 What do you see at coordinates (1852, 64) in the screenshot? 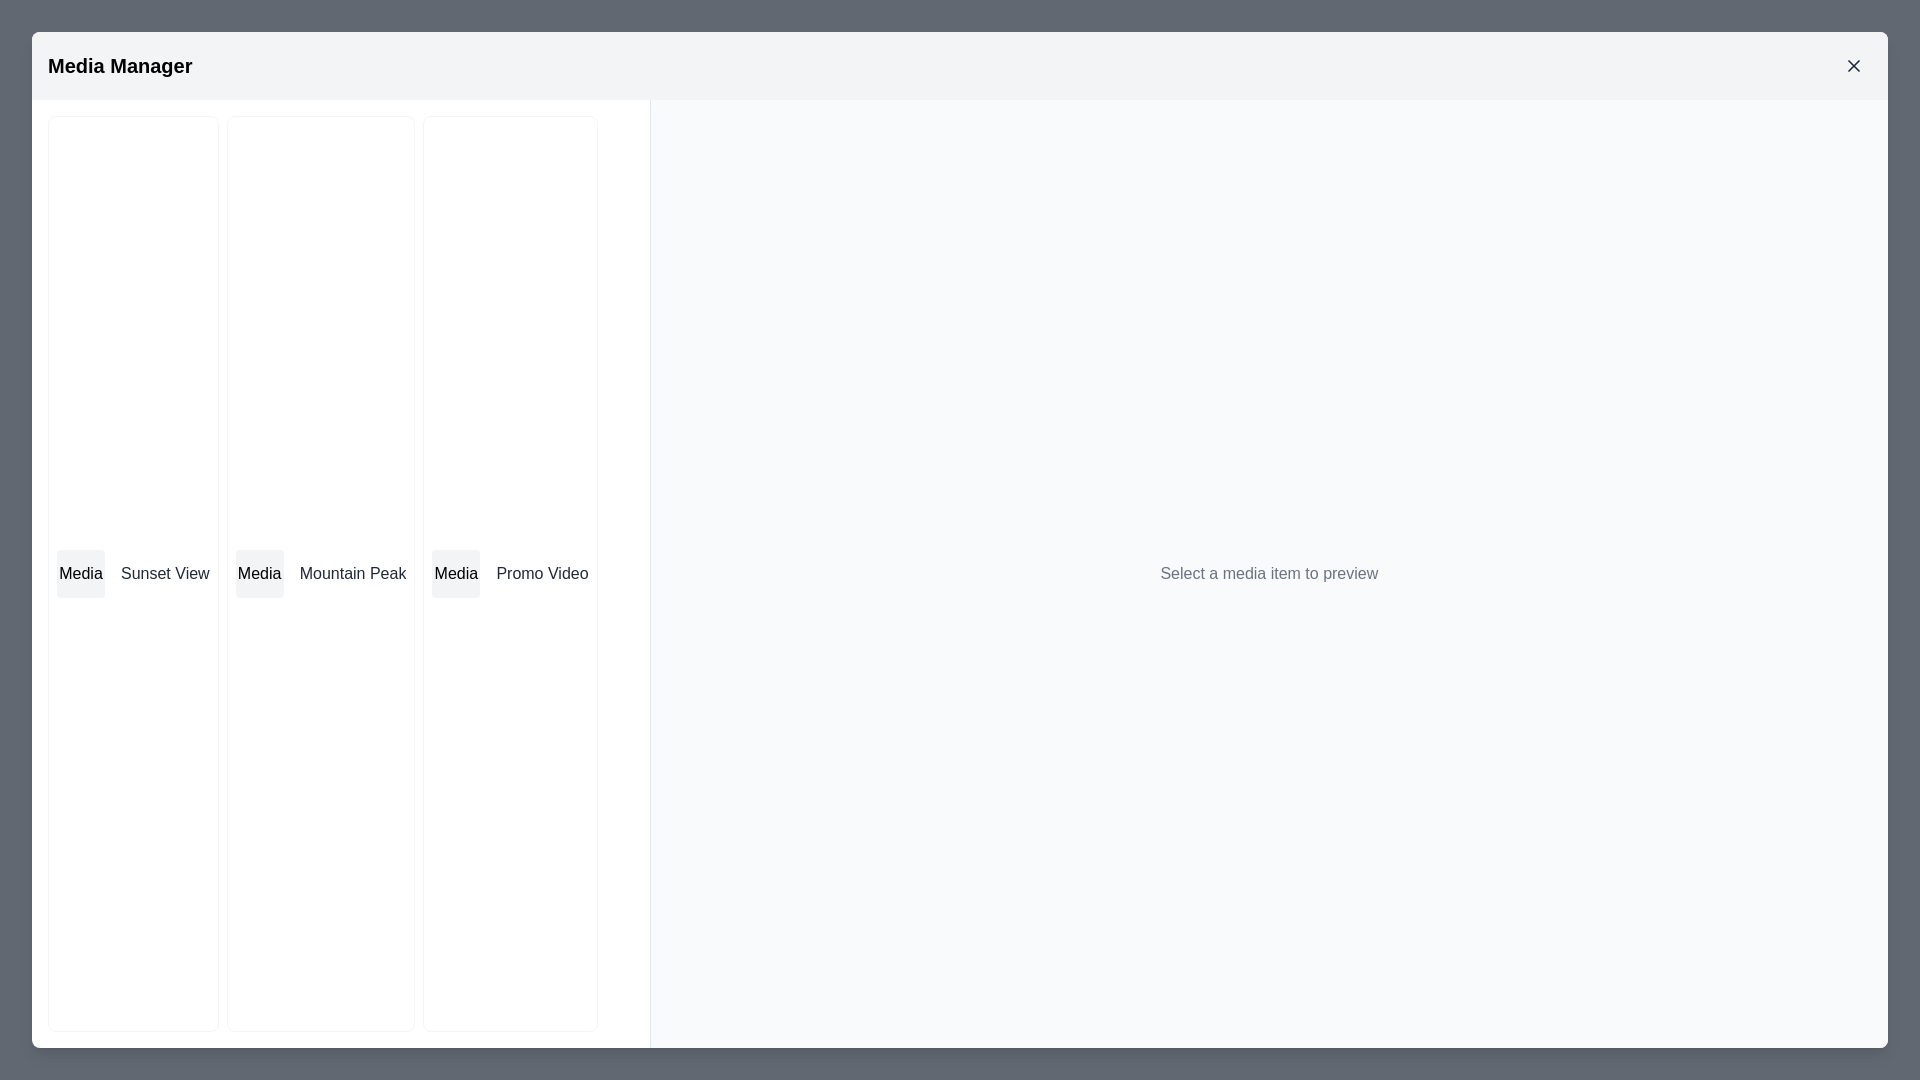
I see `the round button with an 'X' icon in the header bar of 'Media Manager' to observe its hover effect` at bounding box center [1852, 64].